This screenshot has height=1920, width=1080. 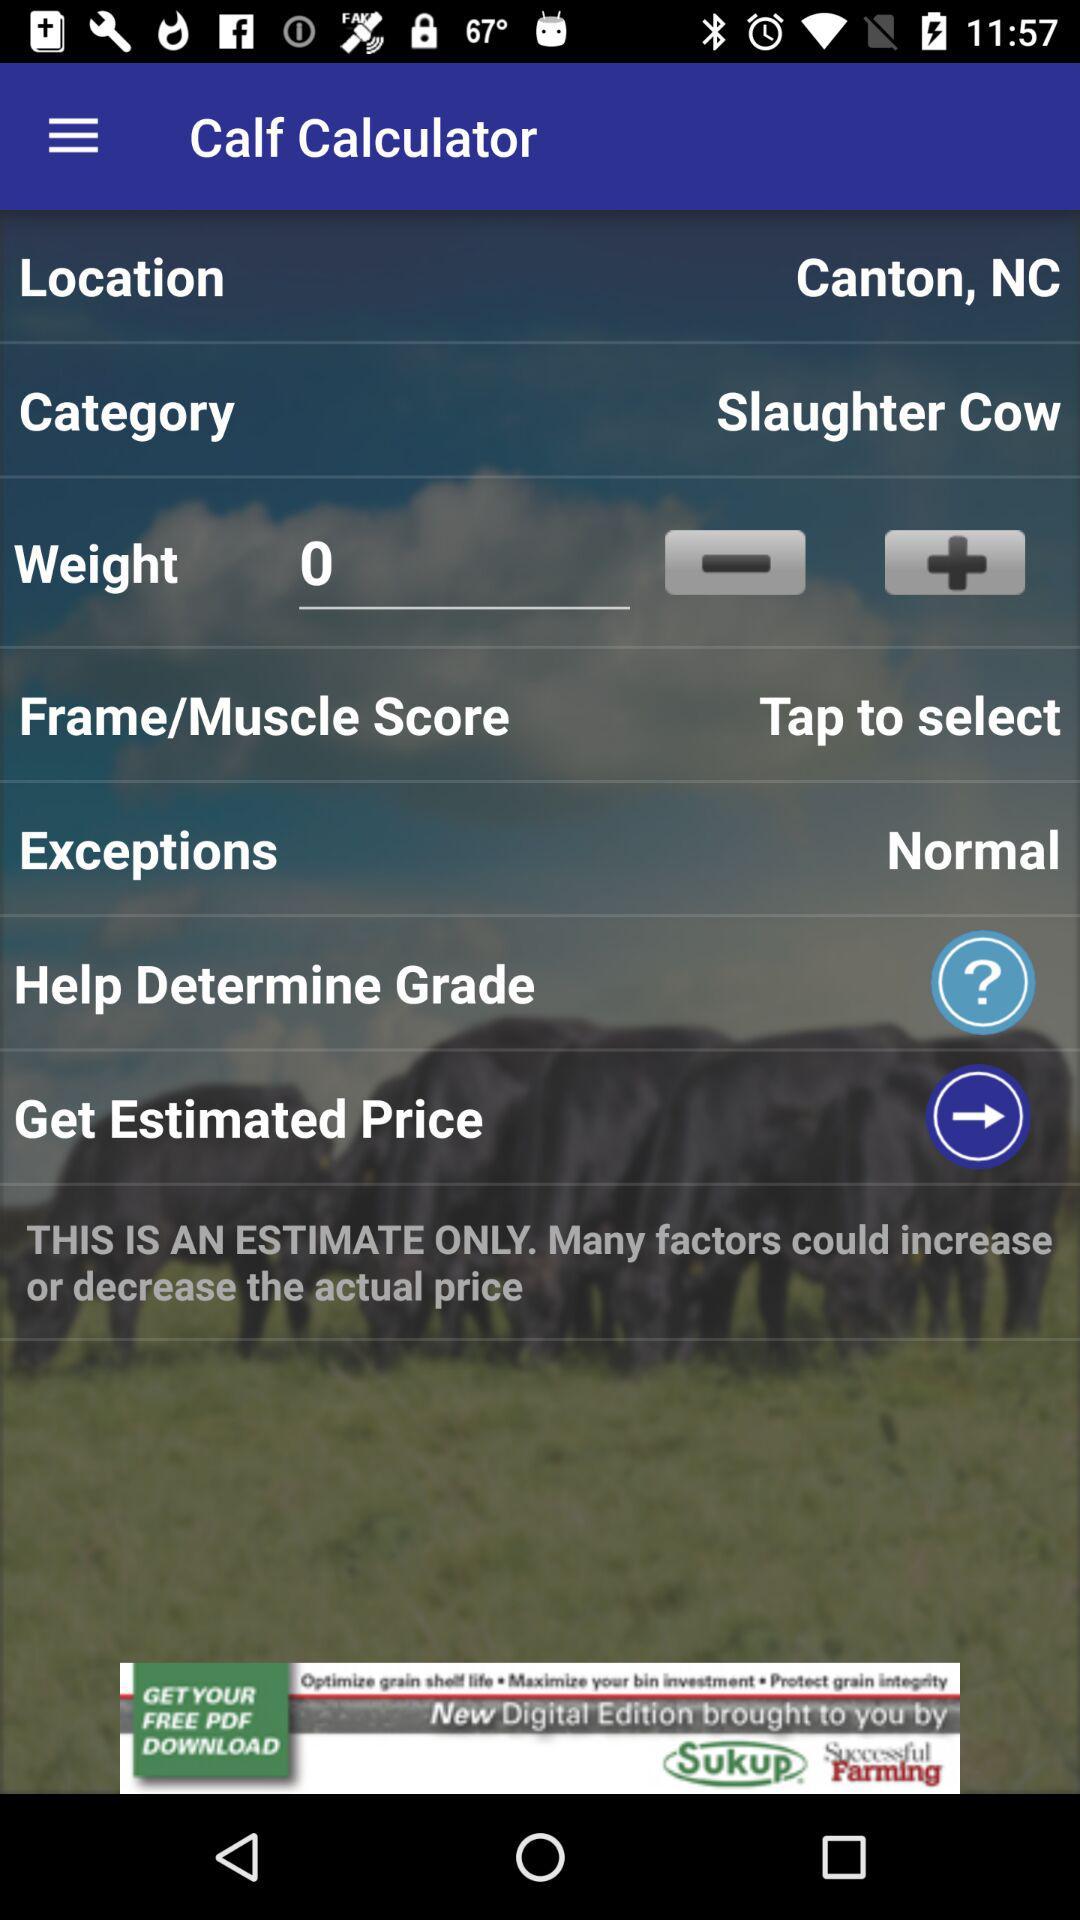 What do you see at coordinates (953, 561) in the screenshot?
I see `increases value` at bounding box center [953, 561].